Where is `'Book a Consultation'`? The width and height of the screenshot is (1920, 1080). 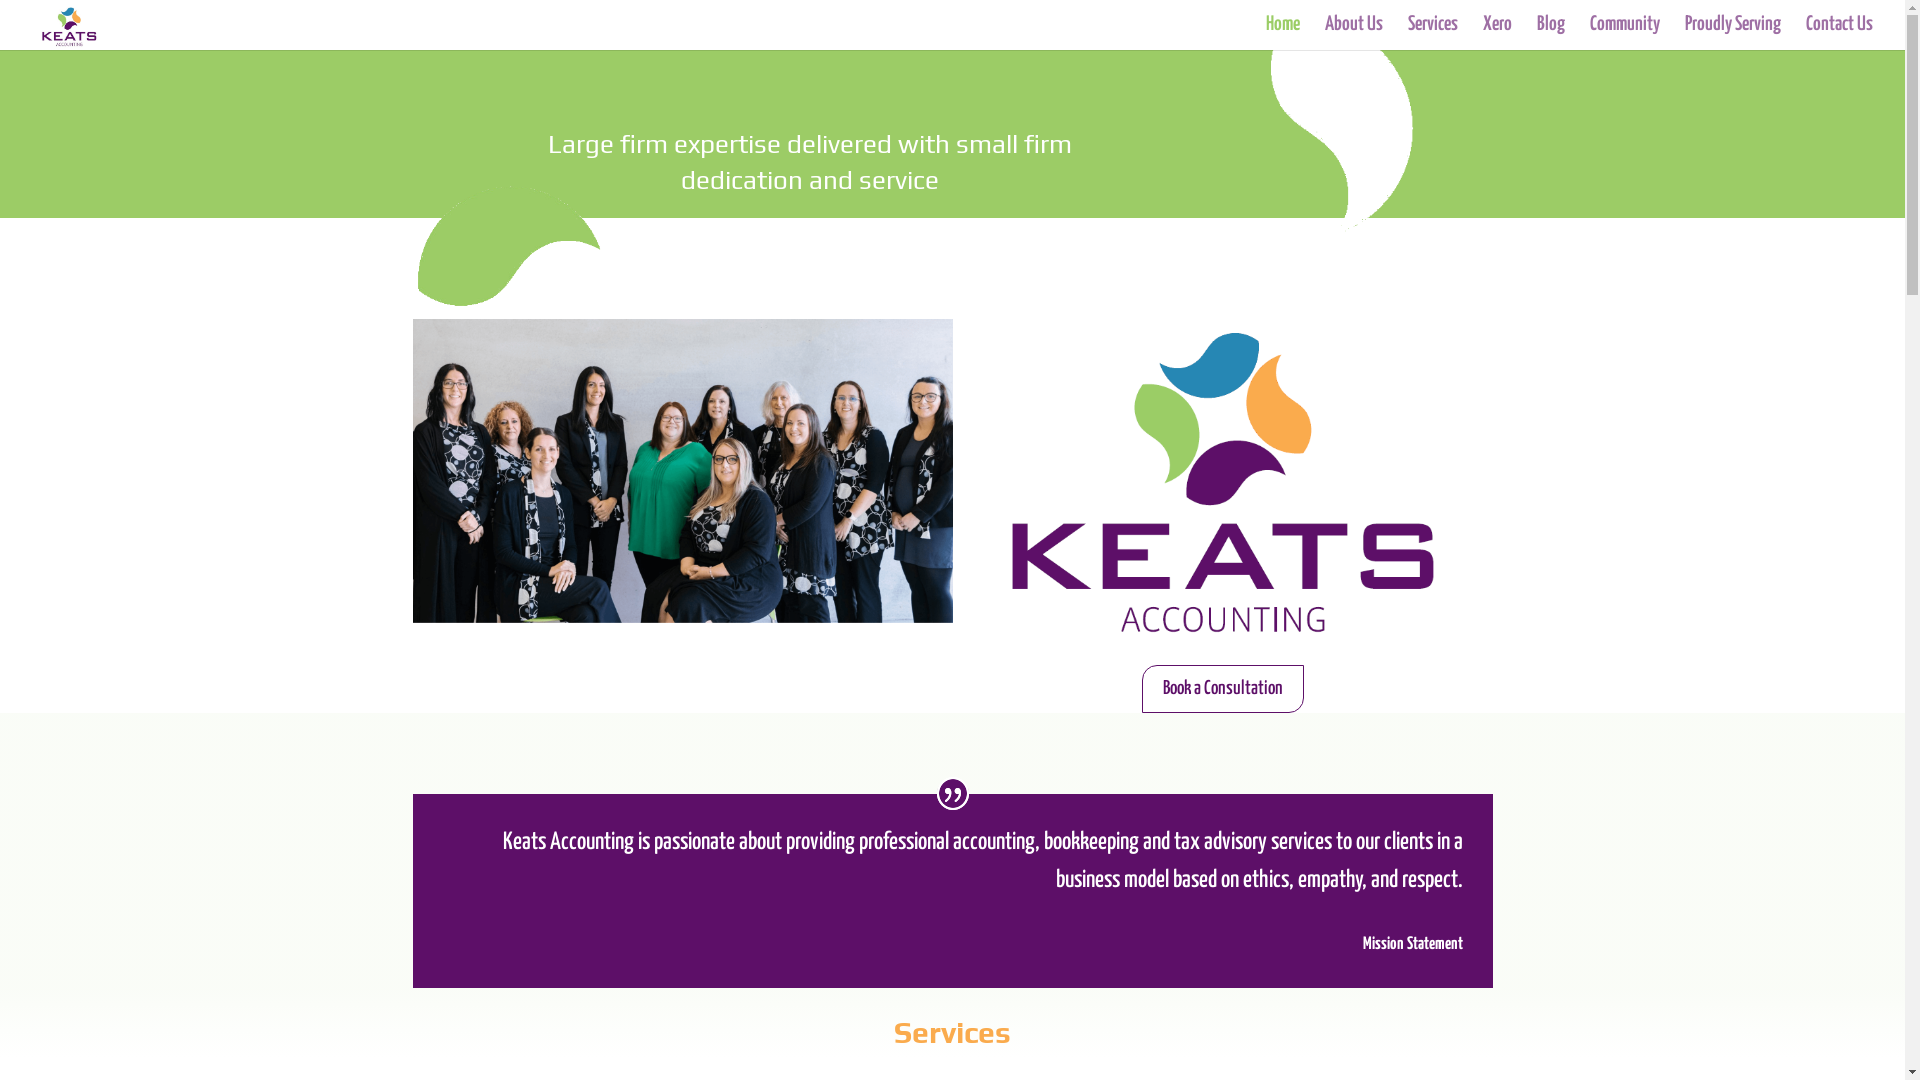
'Book a Consultation' is located at coordinates (1222, 688).